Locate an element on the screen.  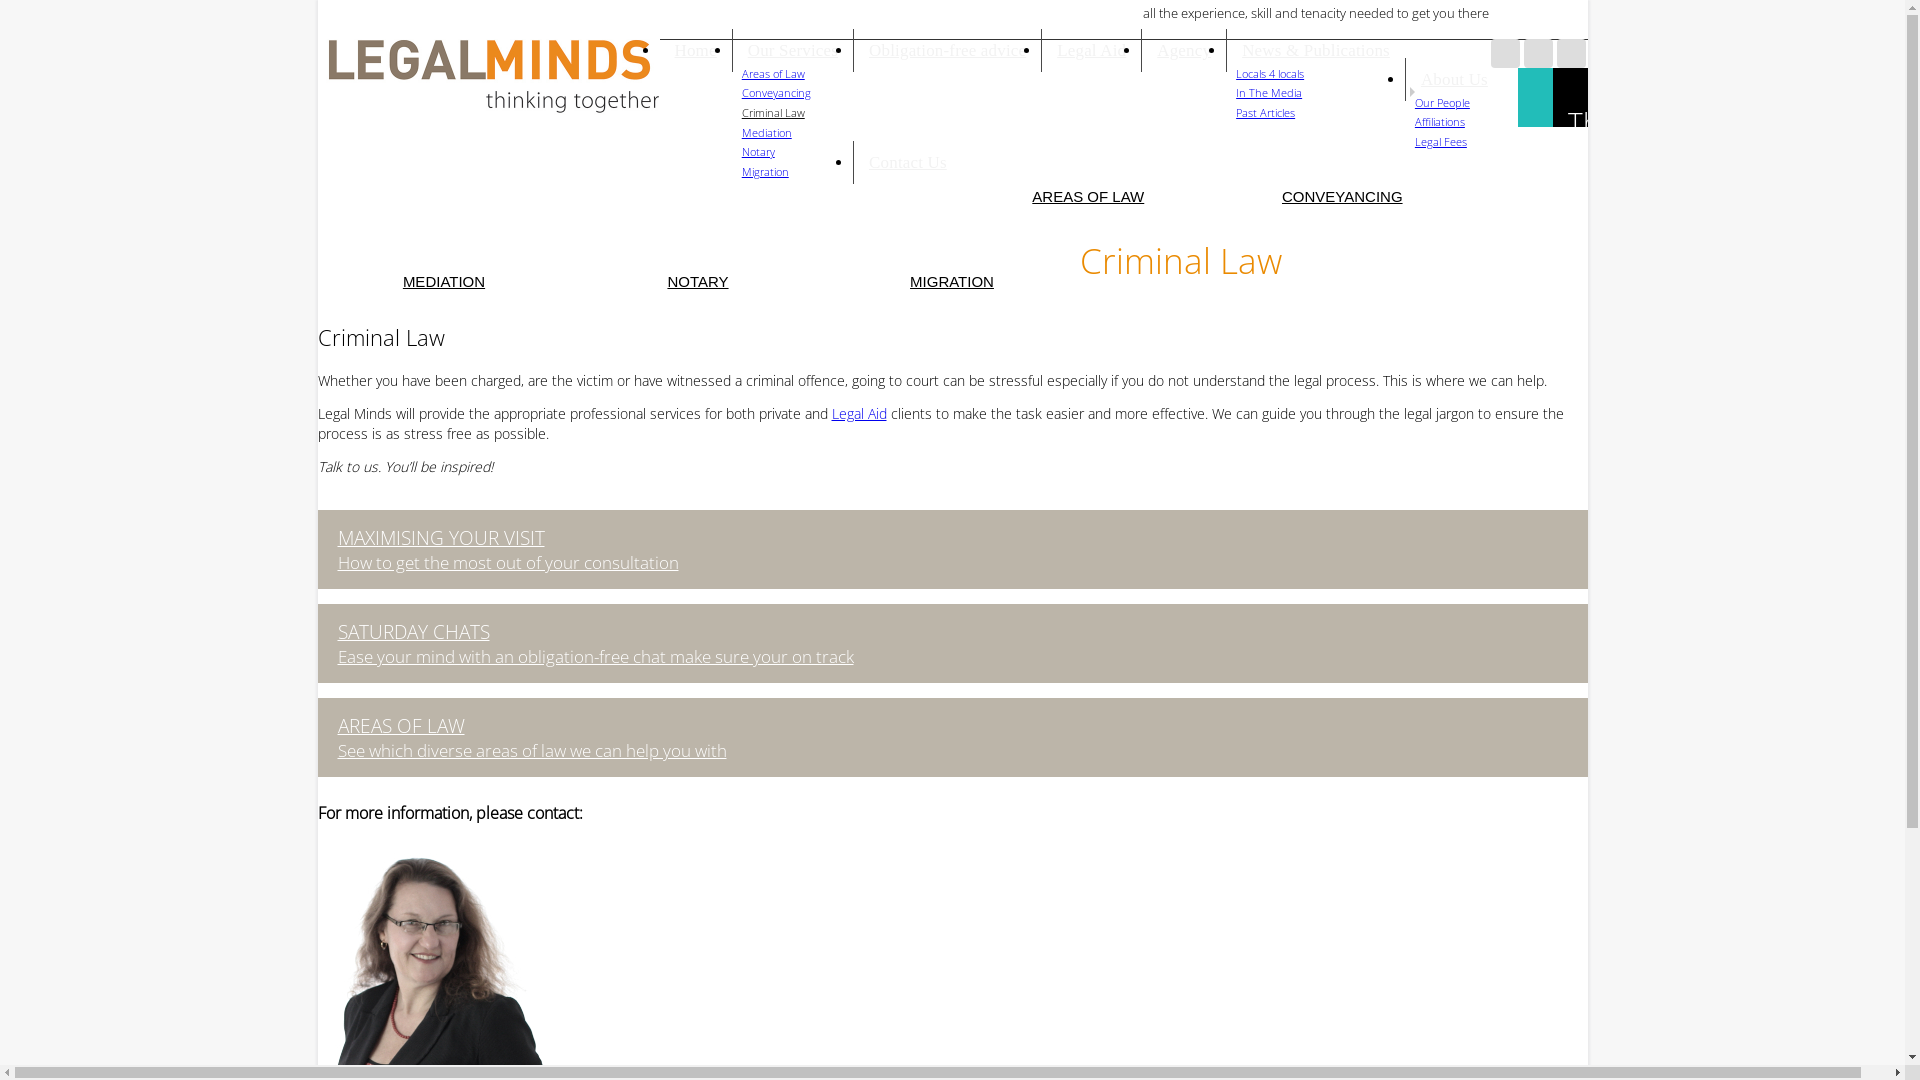
'Criminal Law' is located at coordinates (772, 112).